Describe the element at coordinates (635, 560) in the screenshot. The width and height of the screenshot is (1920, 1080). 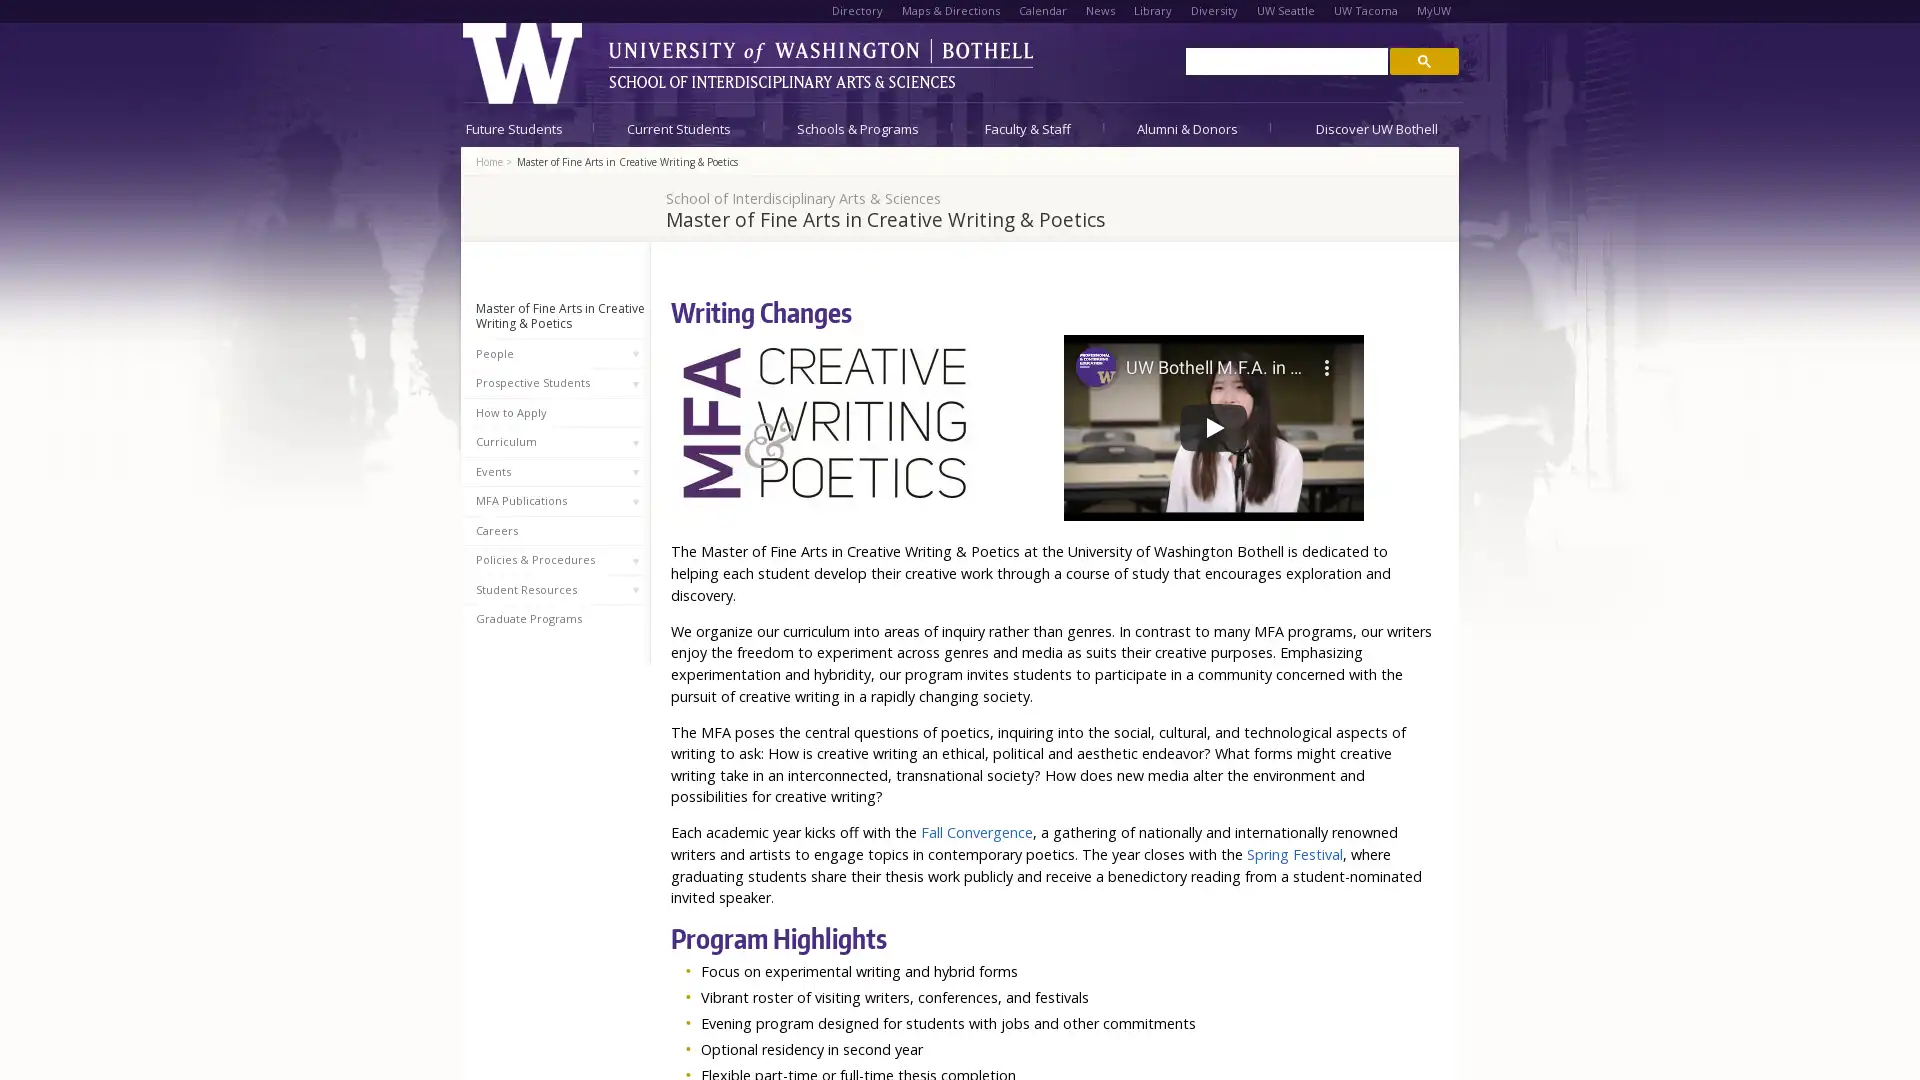
I see `Policies & Procedures Submenu` at that location.